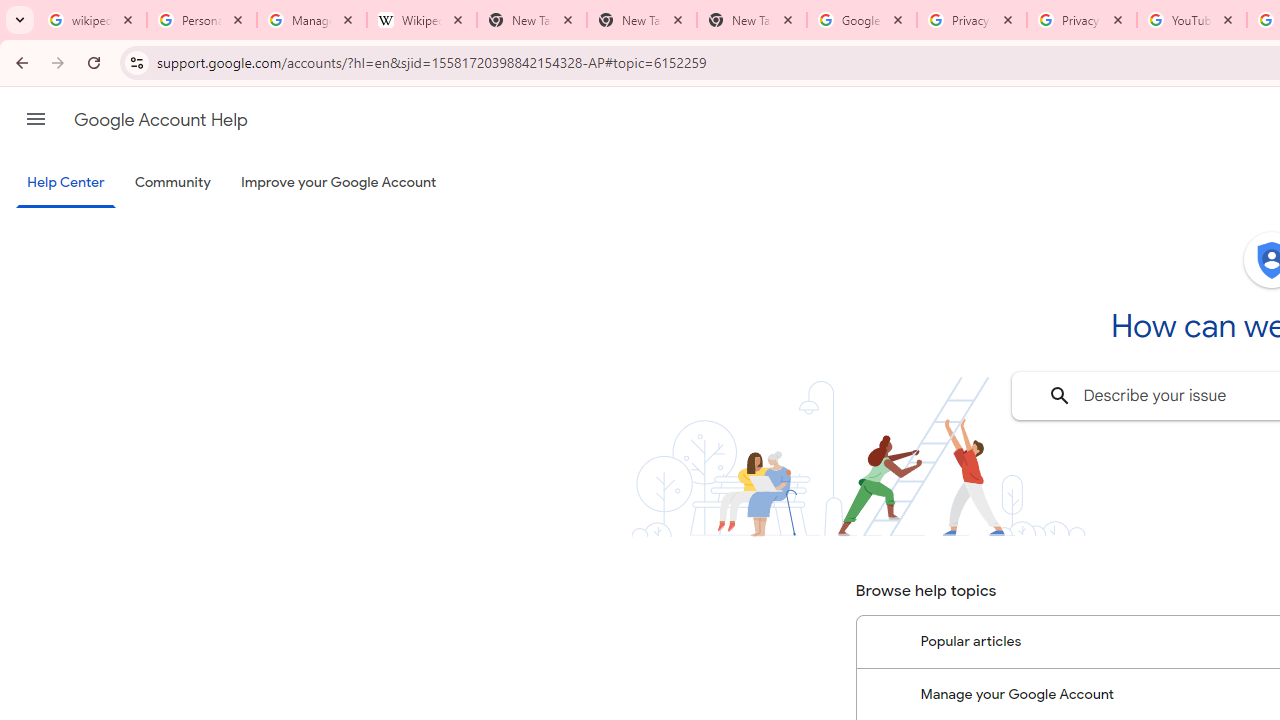  What do you see at coordinates (172, 183) in the screenshot?
I see `'Community'` at bounding box center [172, 183].